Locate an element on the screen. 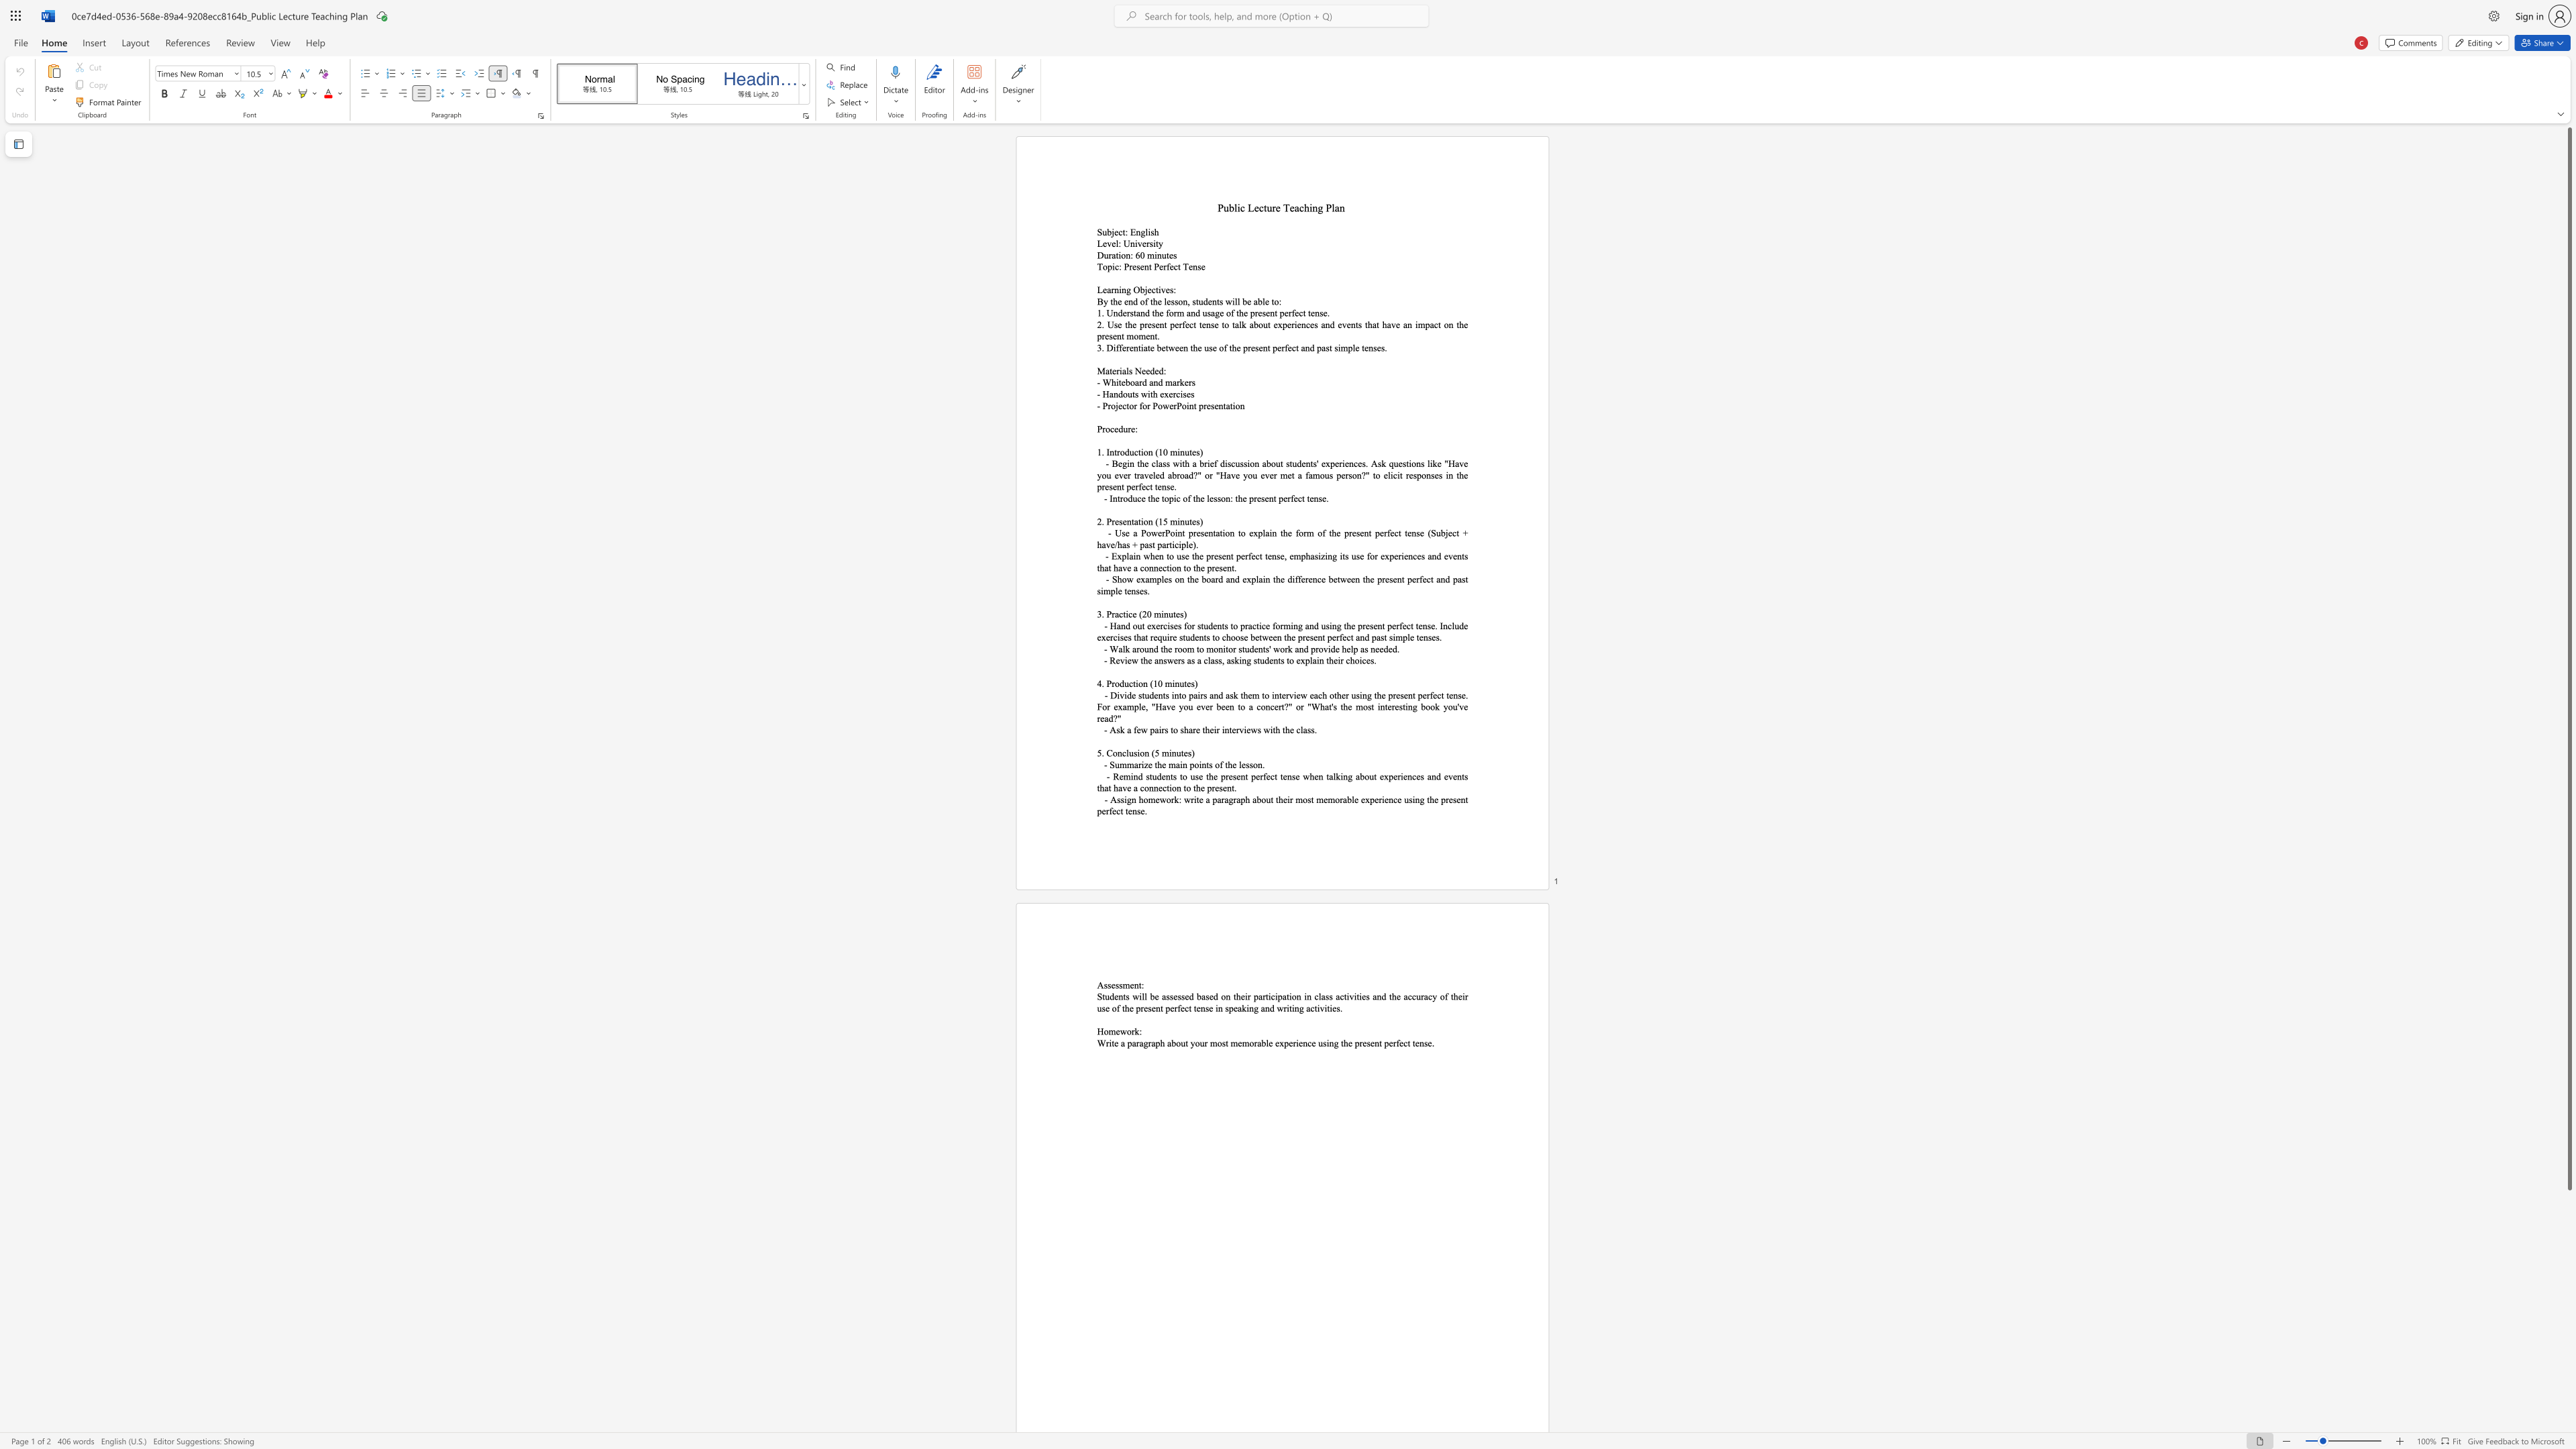 Image resolution: width=2576 pixels, height=1449 pixels. the 4th character "o" in the text is located at coordinates (1201, 648).